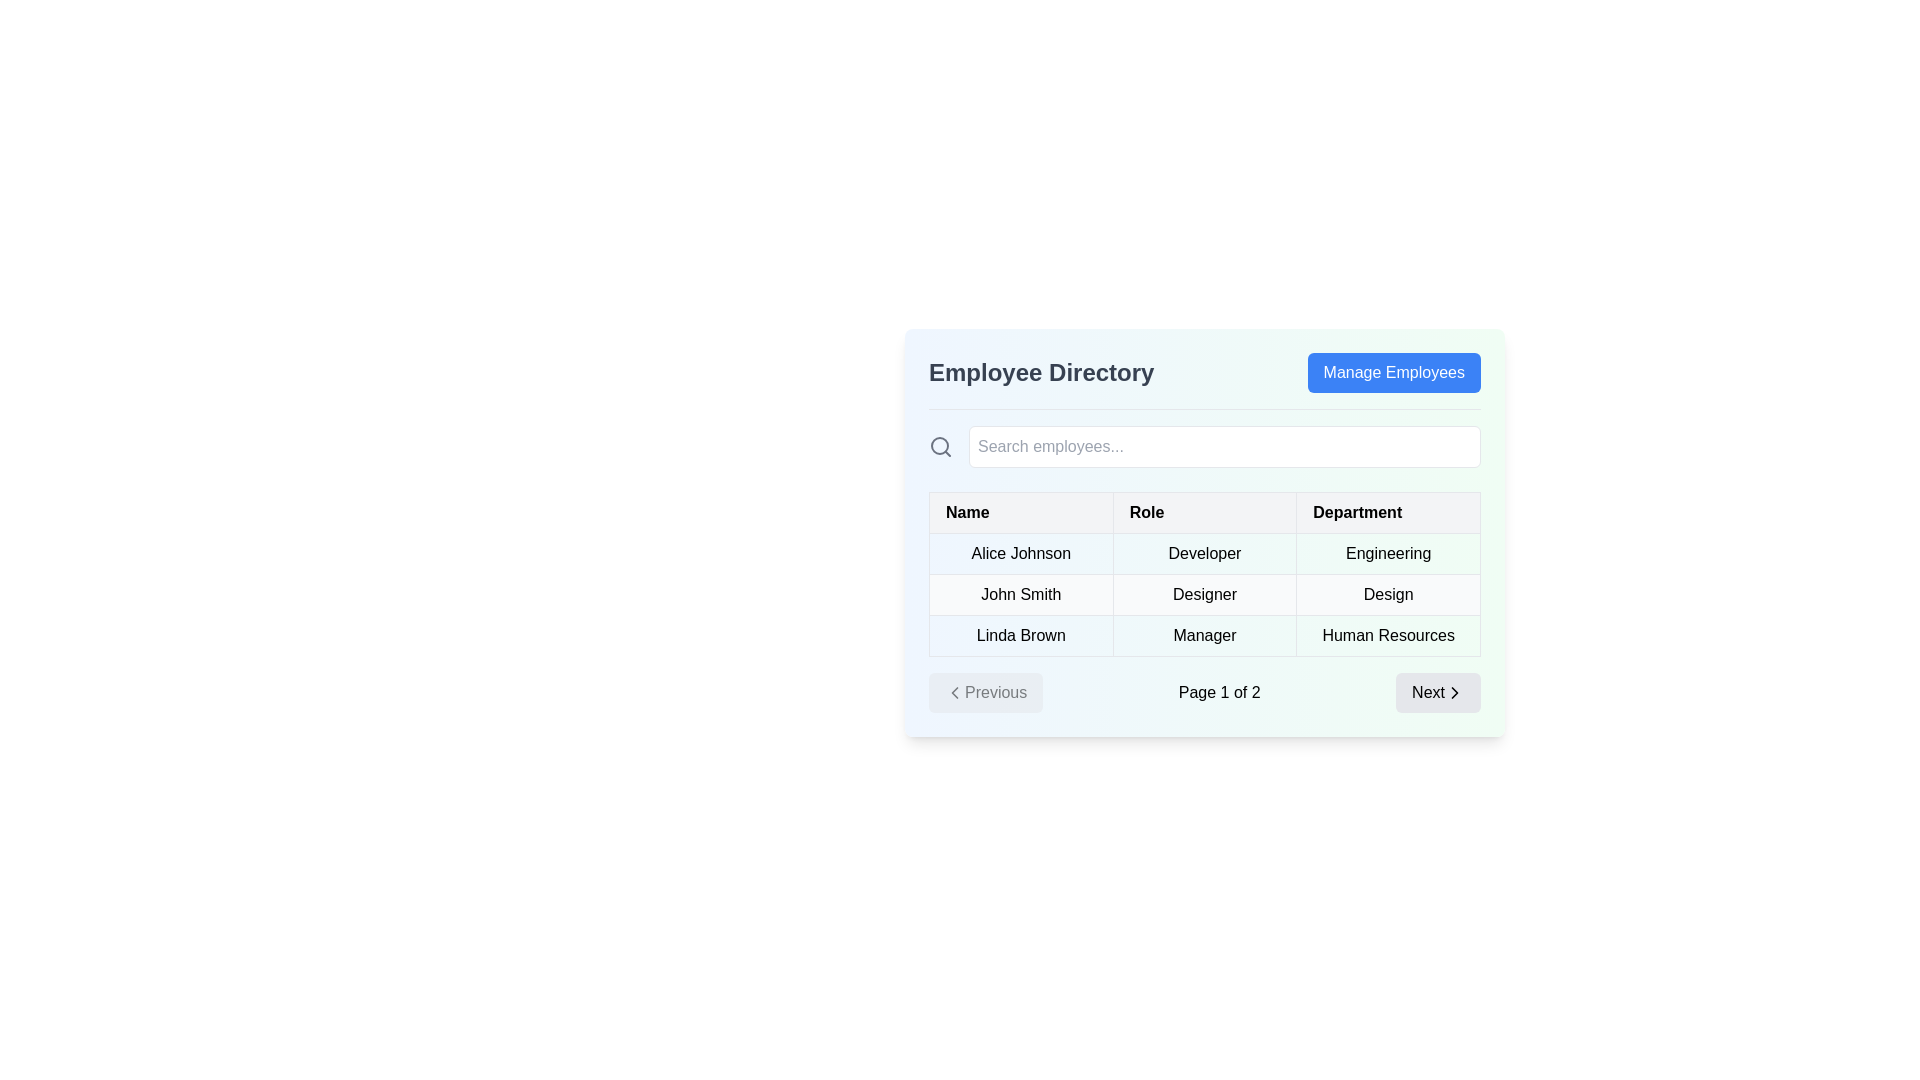  What do you see at coordinates (1203, 593) in the screenshot?
I see `the text fields within the row displaying information about 'John Smith', who is a 'Designer' in the 'Design' department` at bounding box center [1203, 593].